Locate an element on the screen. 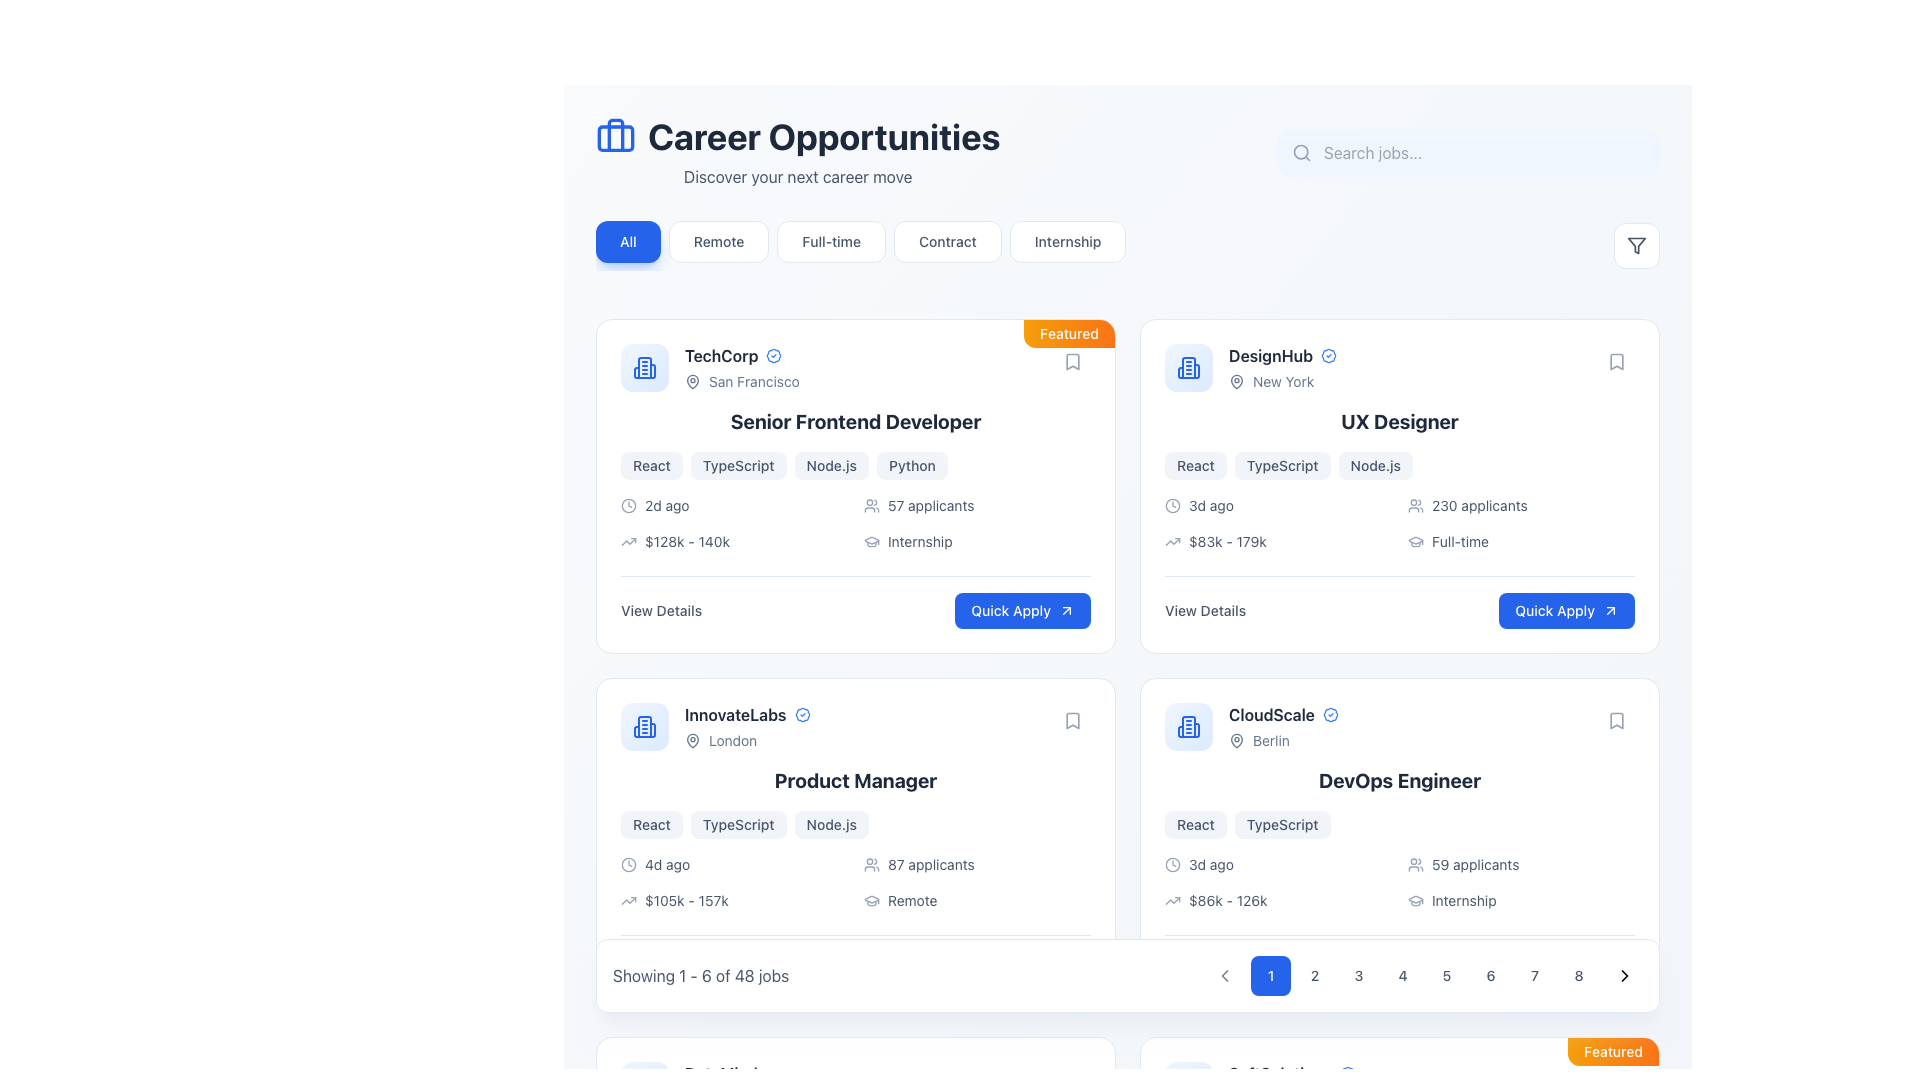 The height and width of the screenshot is (1080, 1920). the text label that says 'Discover your next career move', which is displayed in a smaller font beneath the main heading 'Career Opportunities' is located at coordinates (797, 176).